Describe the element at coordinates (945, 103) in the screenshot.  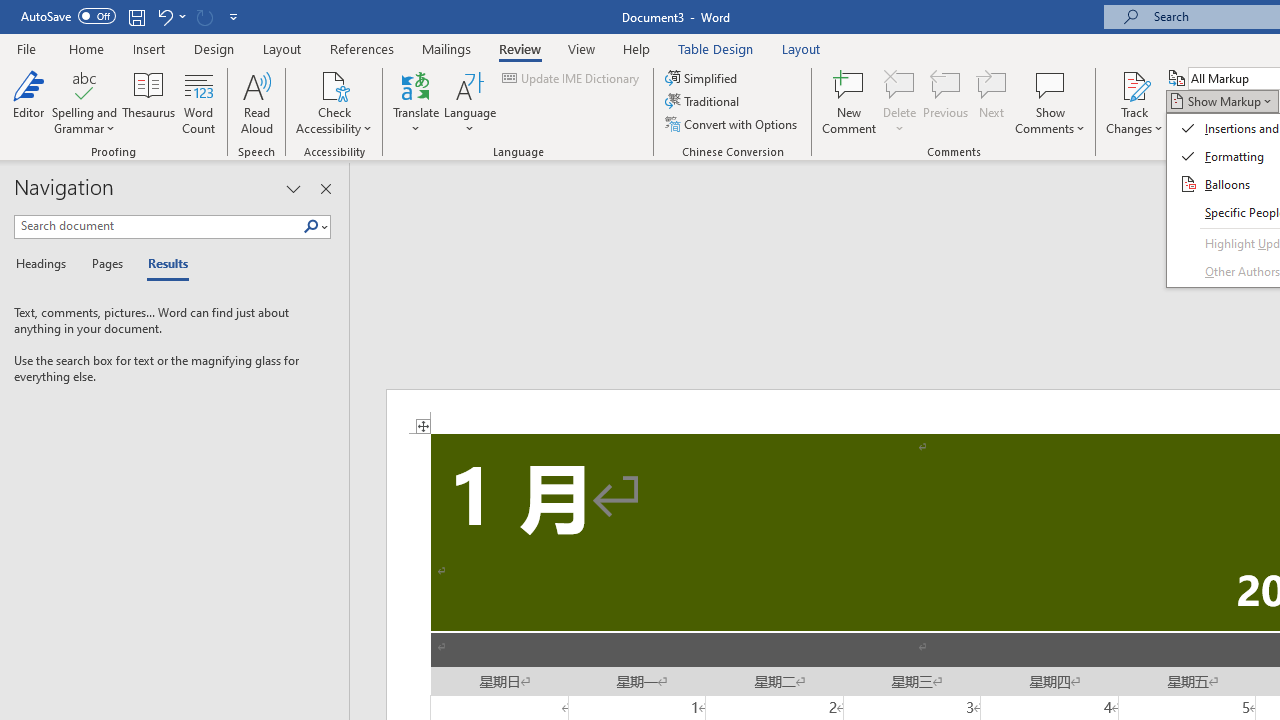
I see `'Previous'` at that location.